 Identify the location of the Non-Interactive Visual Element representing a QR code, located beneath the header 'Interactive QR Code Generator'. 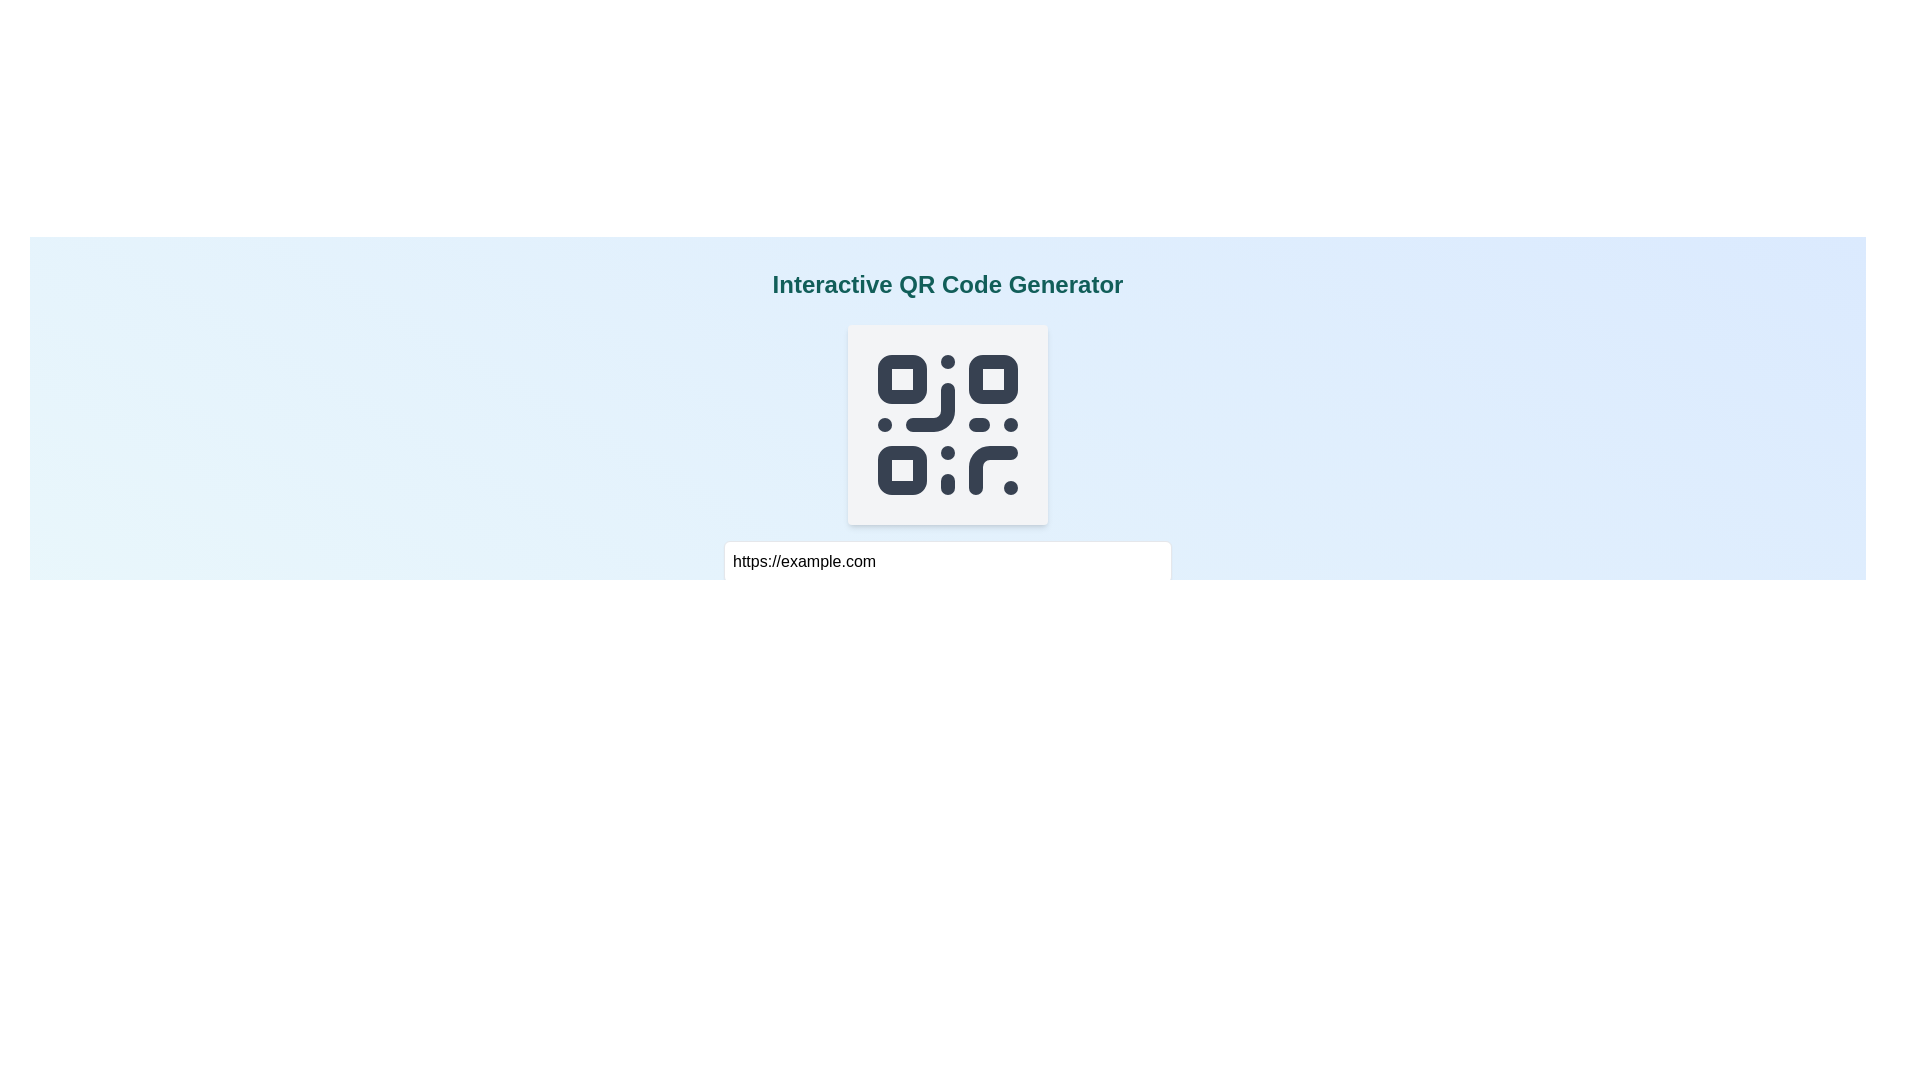
(947, 423).